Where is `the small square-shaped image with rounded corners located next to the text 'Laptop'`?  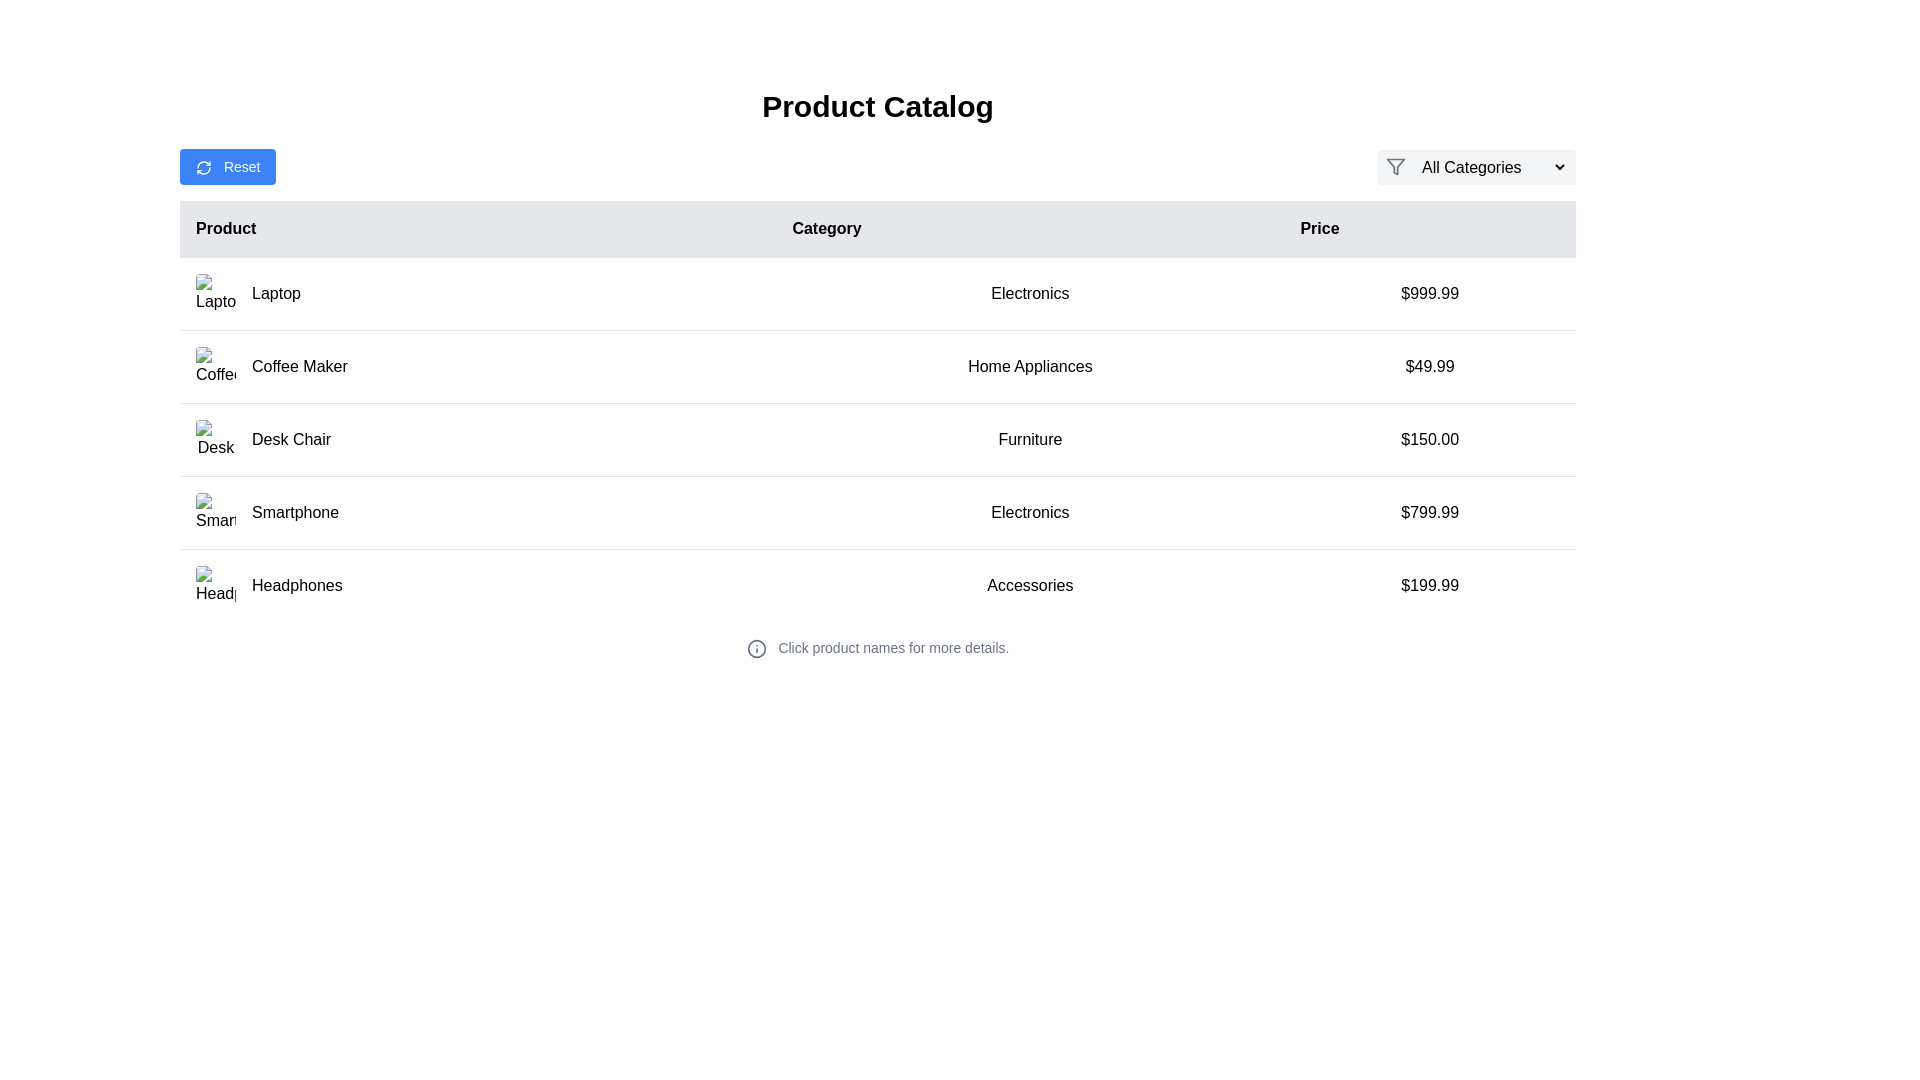
the small square-shaped image with rounded corners located next to the text 'Laptop' is located at coordinates (216, 293).